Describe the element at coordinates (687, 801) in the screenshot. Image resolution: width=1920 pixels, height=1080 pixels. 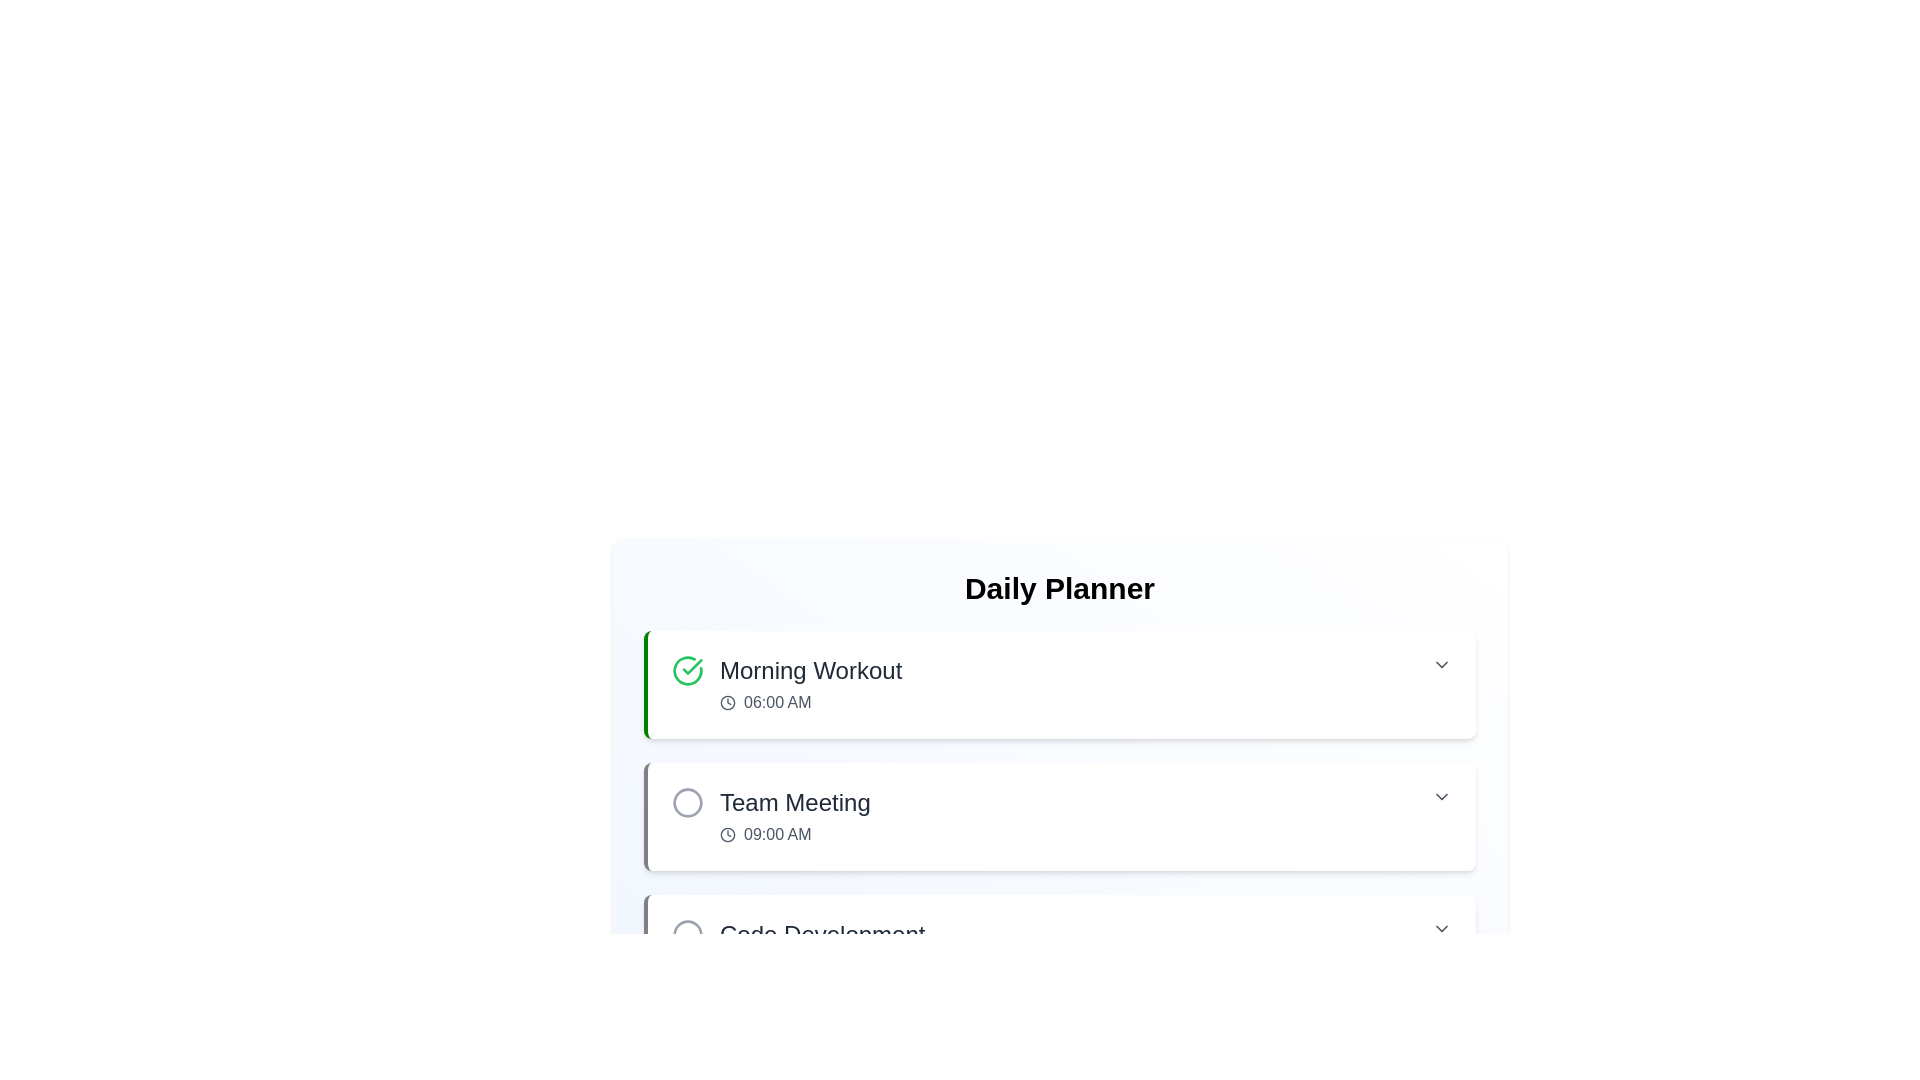
I see `the Circular status icon indicating the status of the 'Team Meeting' task, which is located to the immediate left of the text label 'Team Meeting' in the task list` at that location.